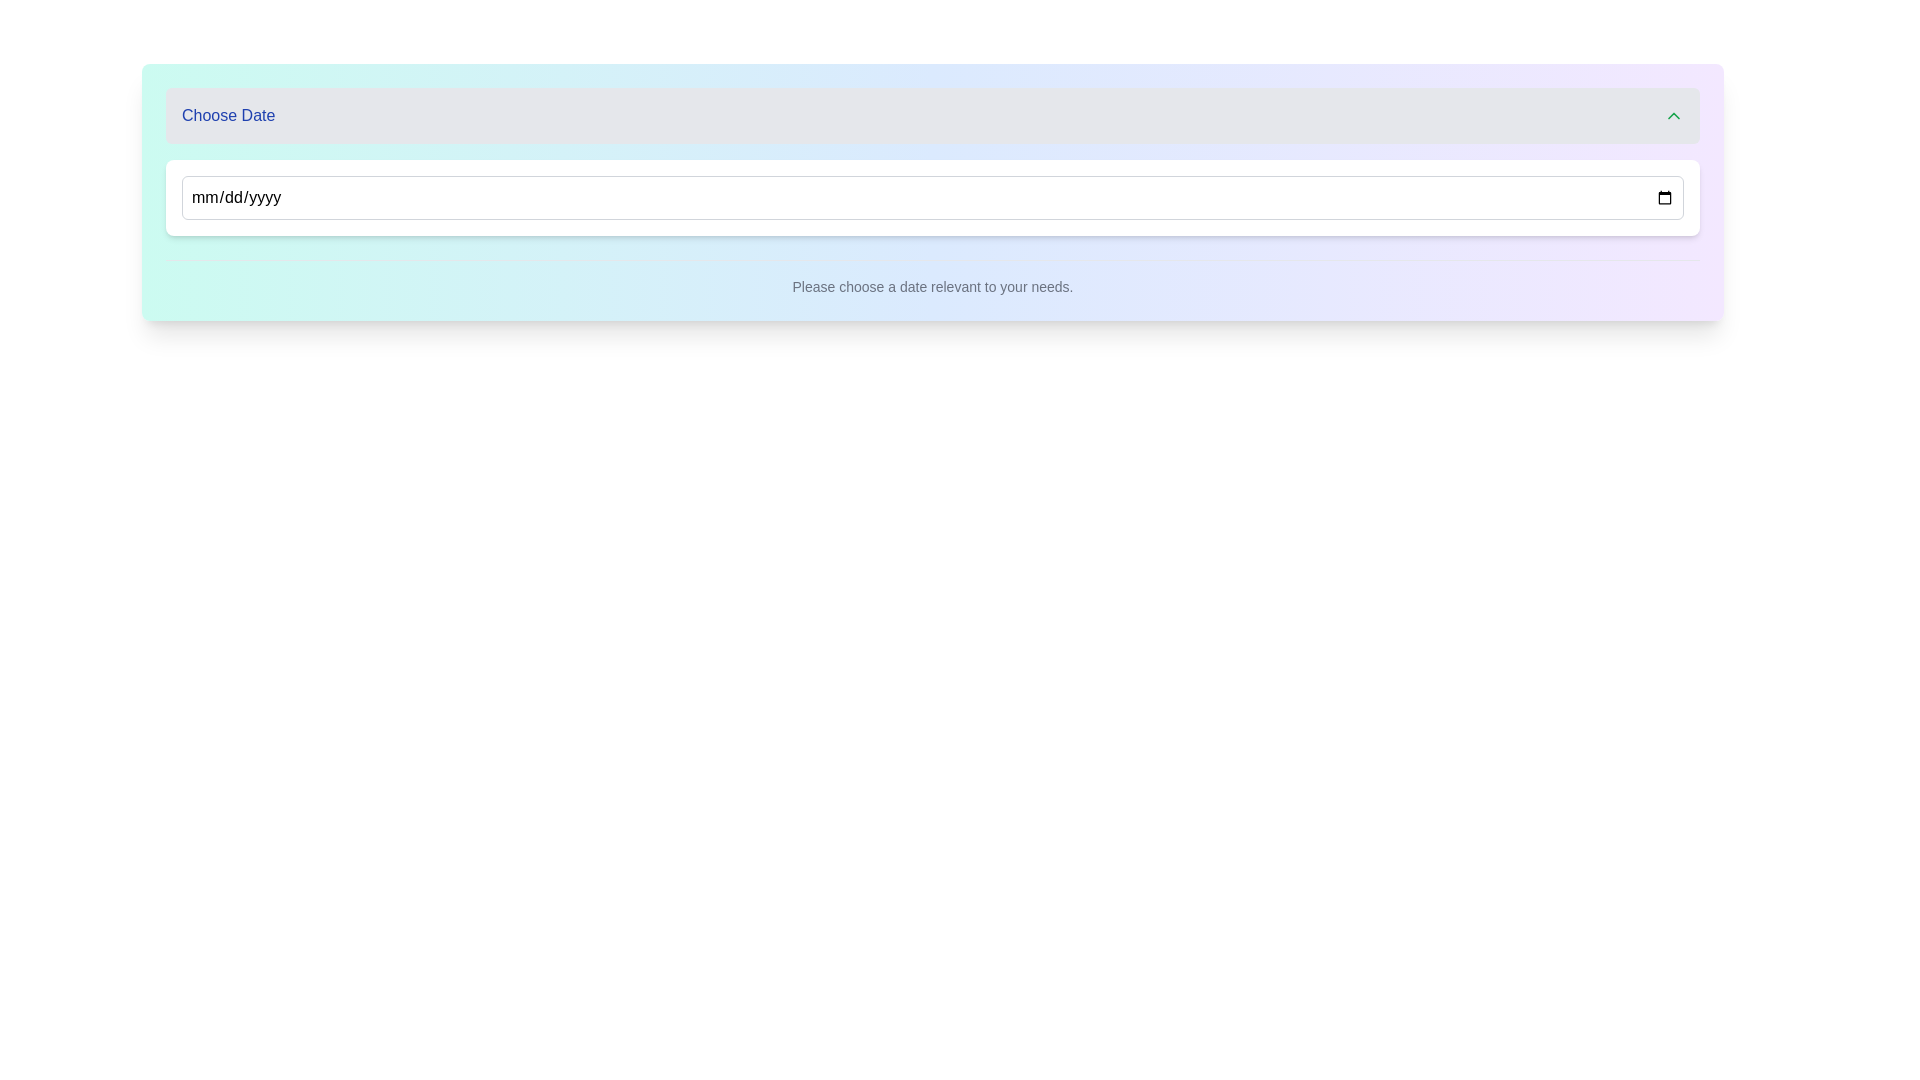 The width and height of the screenshot is (1920, 1080). I want to click on the text label that reads 'Please choose a date relevant to your needs.' which is positioned near the bottom of a rounded rectangular UI module, so click(931, 278).